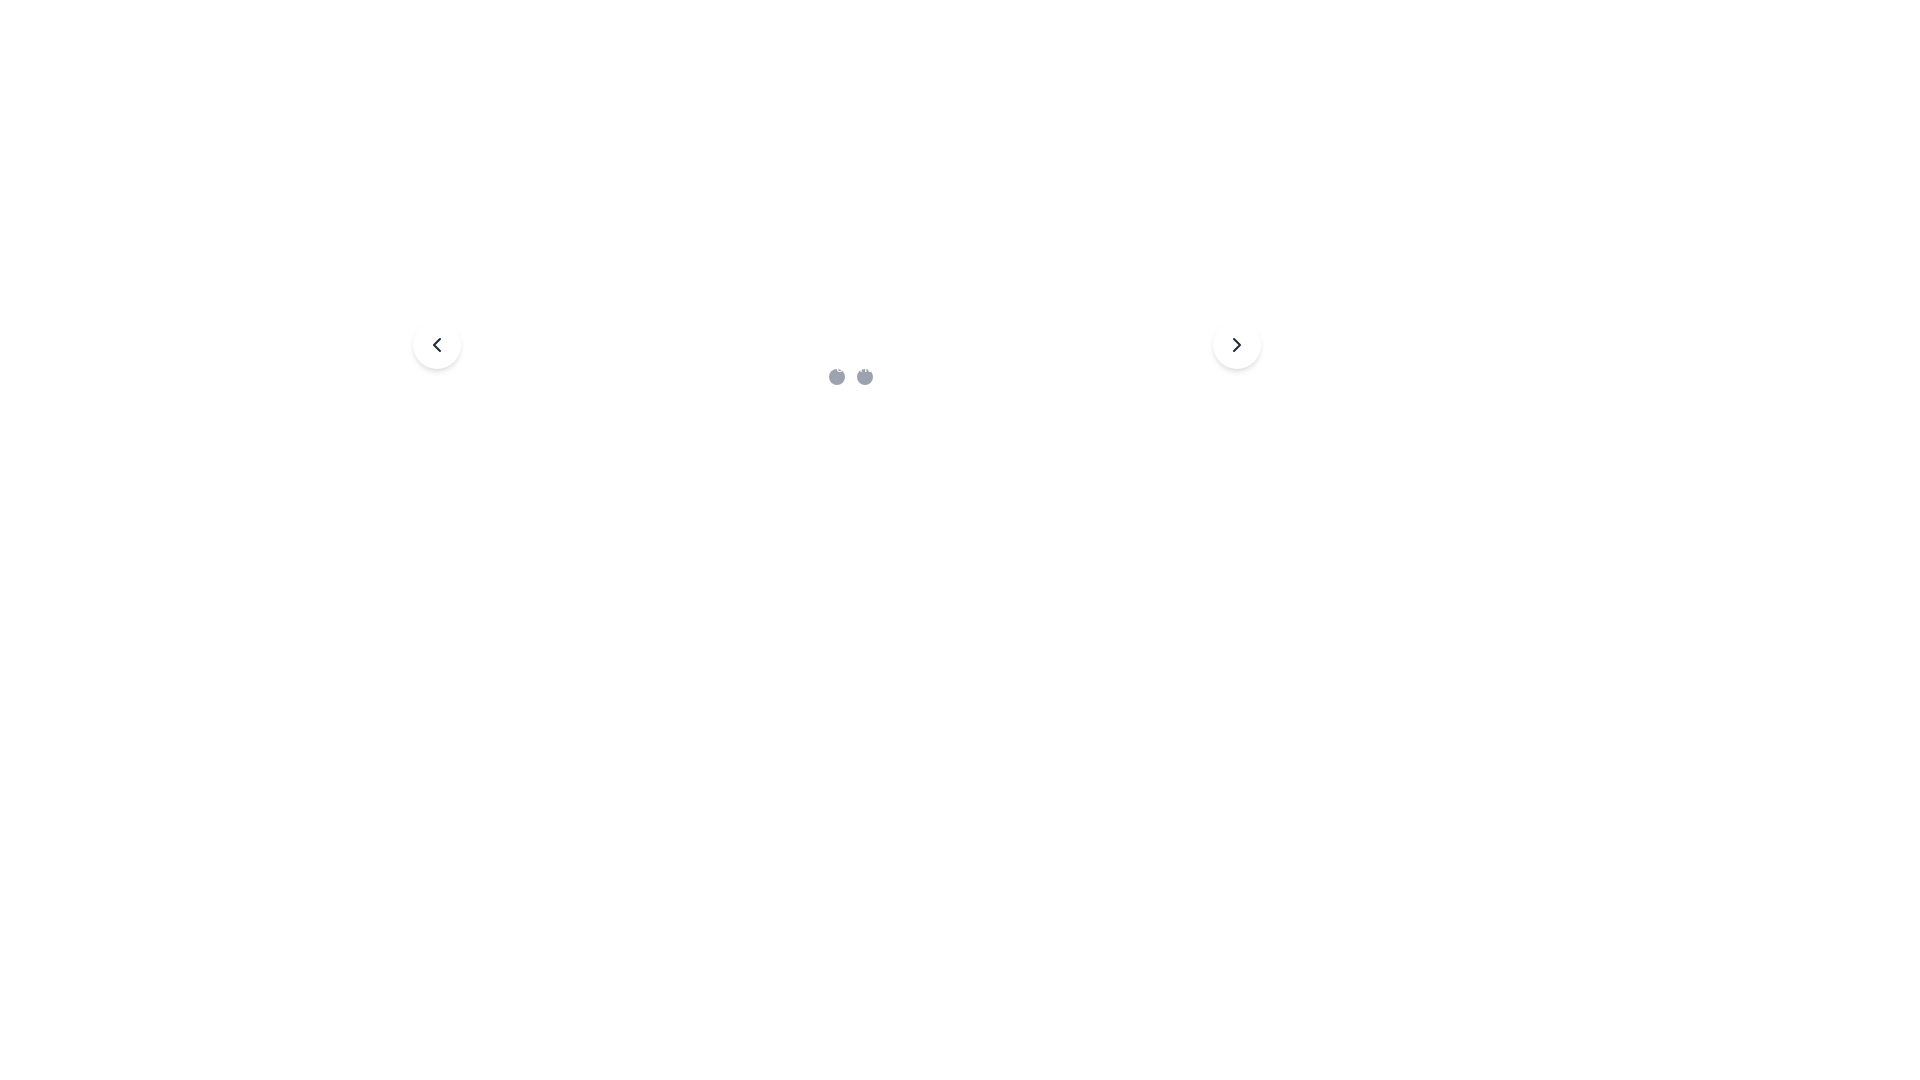 The image size is (1920, 1080). I want to click on the third circular indicator or selector, which is the far right element in a row of three similar circular elements, located near the center of the interface, so click(864, 377).